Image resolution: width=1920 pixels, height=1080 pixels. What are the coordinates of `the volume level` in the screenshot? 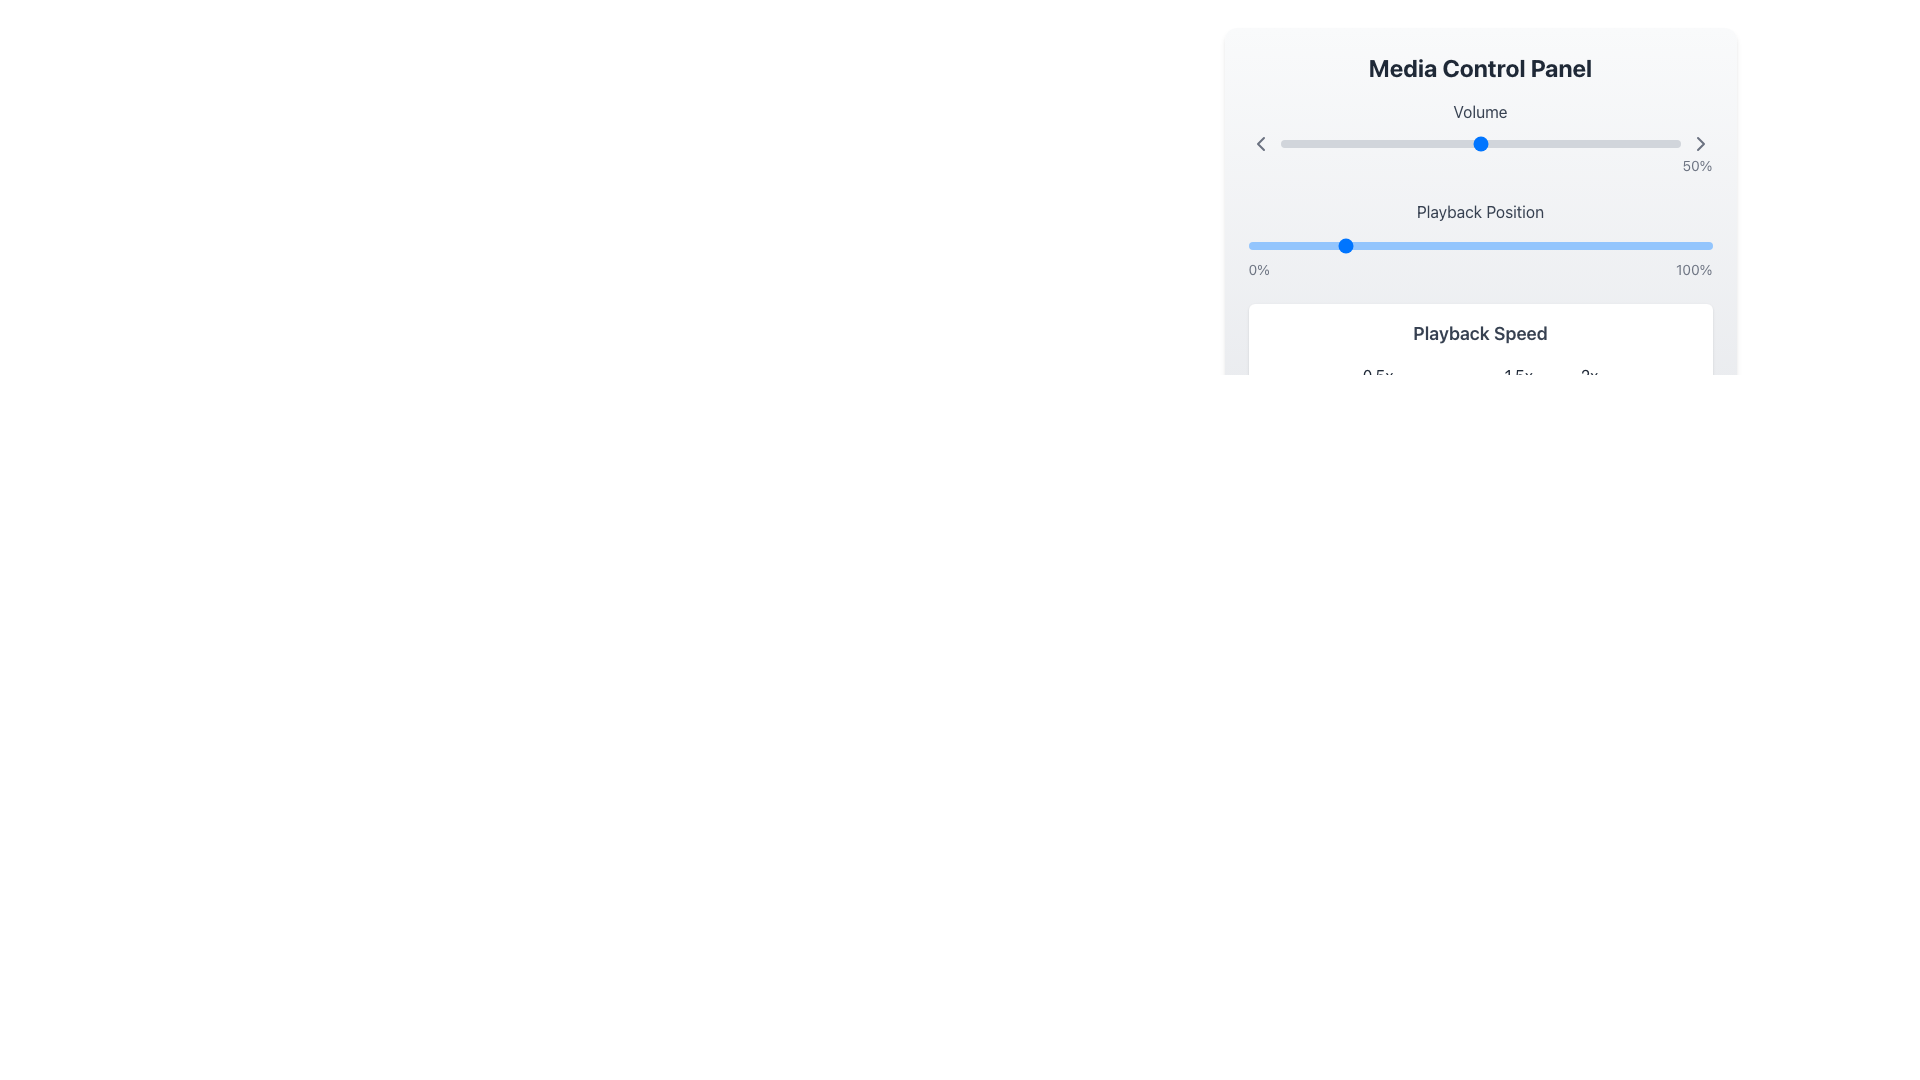 It's located at (1595, 142).